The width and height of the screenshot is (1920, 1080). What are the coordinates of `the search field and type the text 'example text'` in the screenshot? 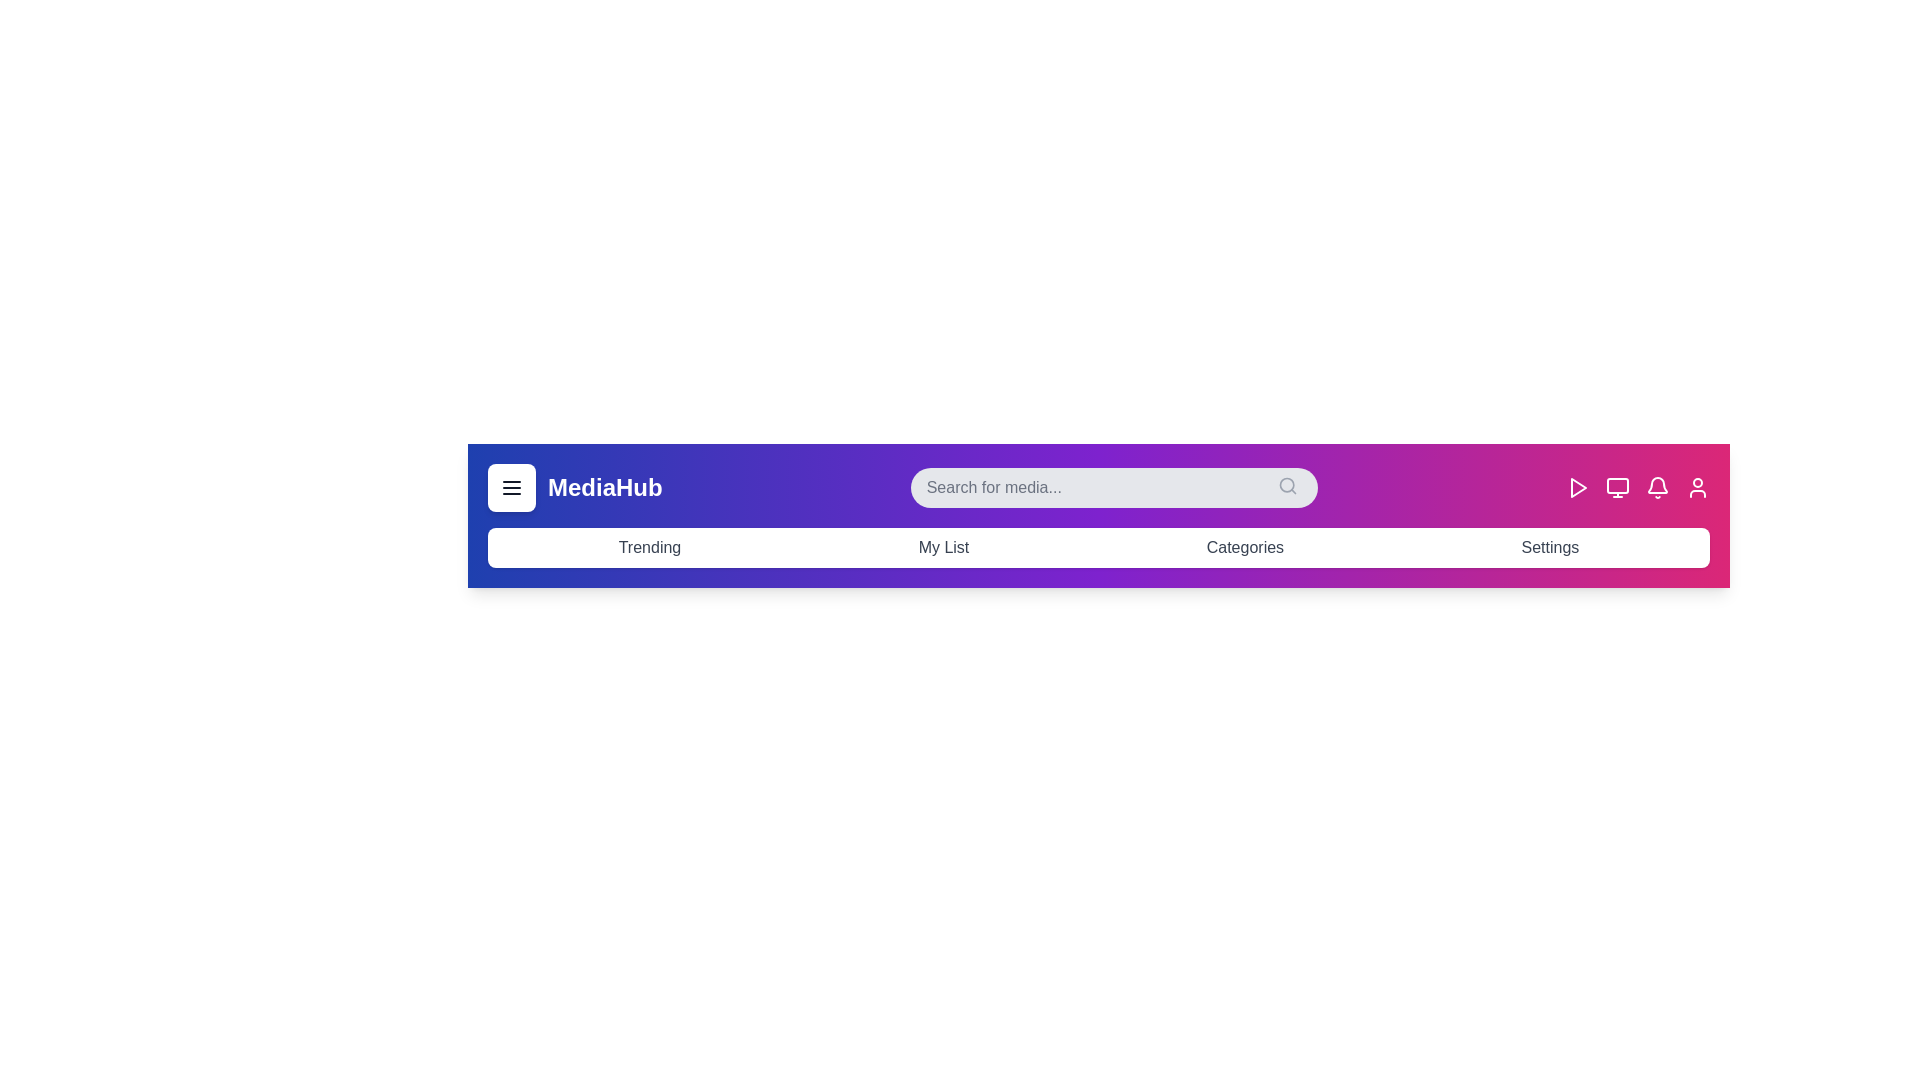 It's located at (1112, 488).